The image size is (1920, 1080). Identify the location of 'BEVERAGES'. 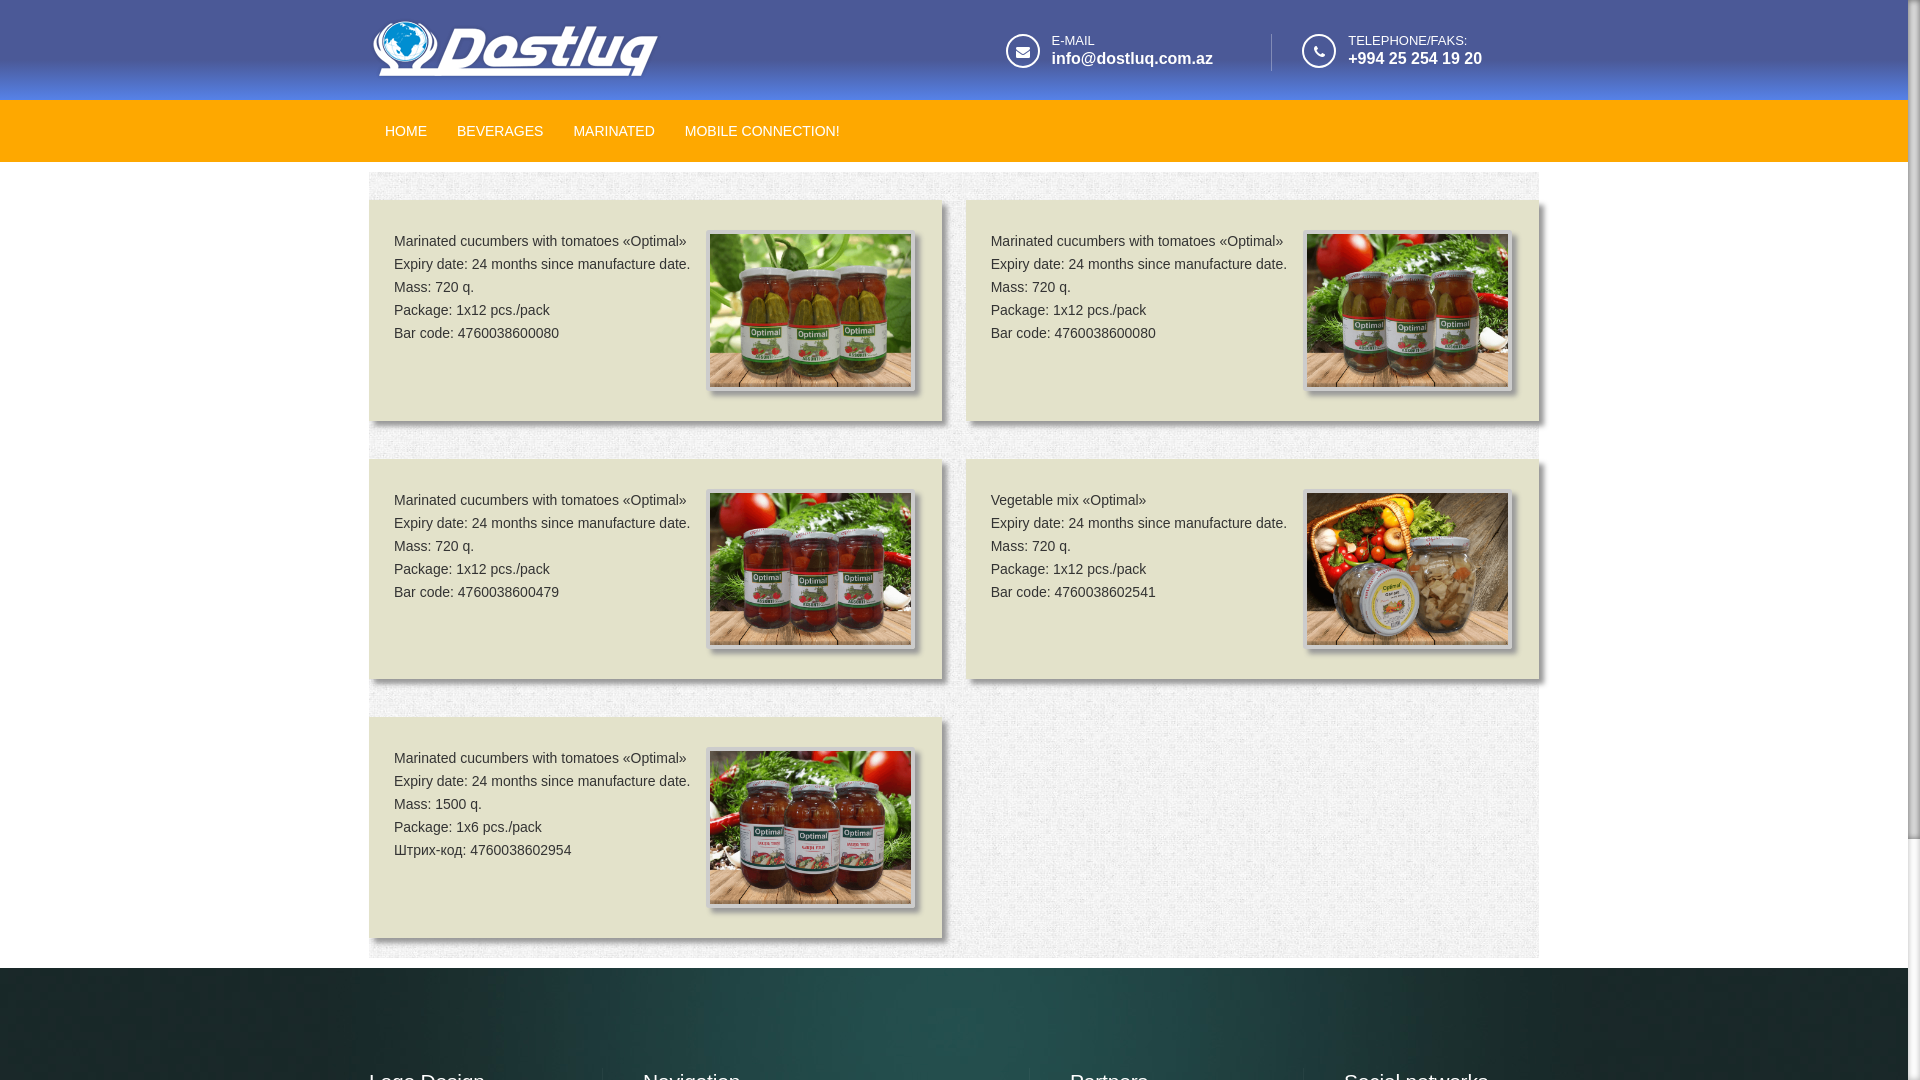
(499, 128).